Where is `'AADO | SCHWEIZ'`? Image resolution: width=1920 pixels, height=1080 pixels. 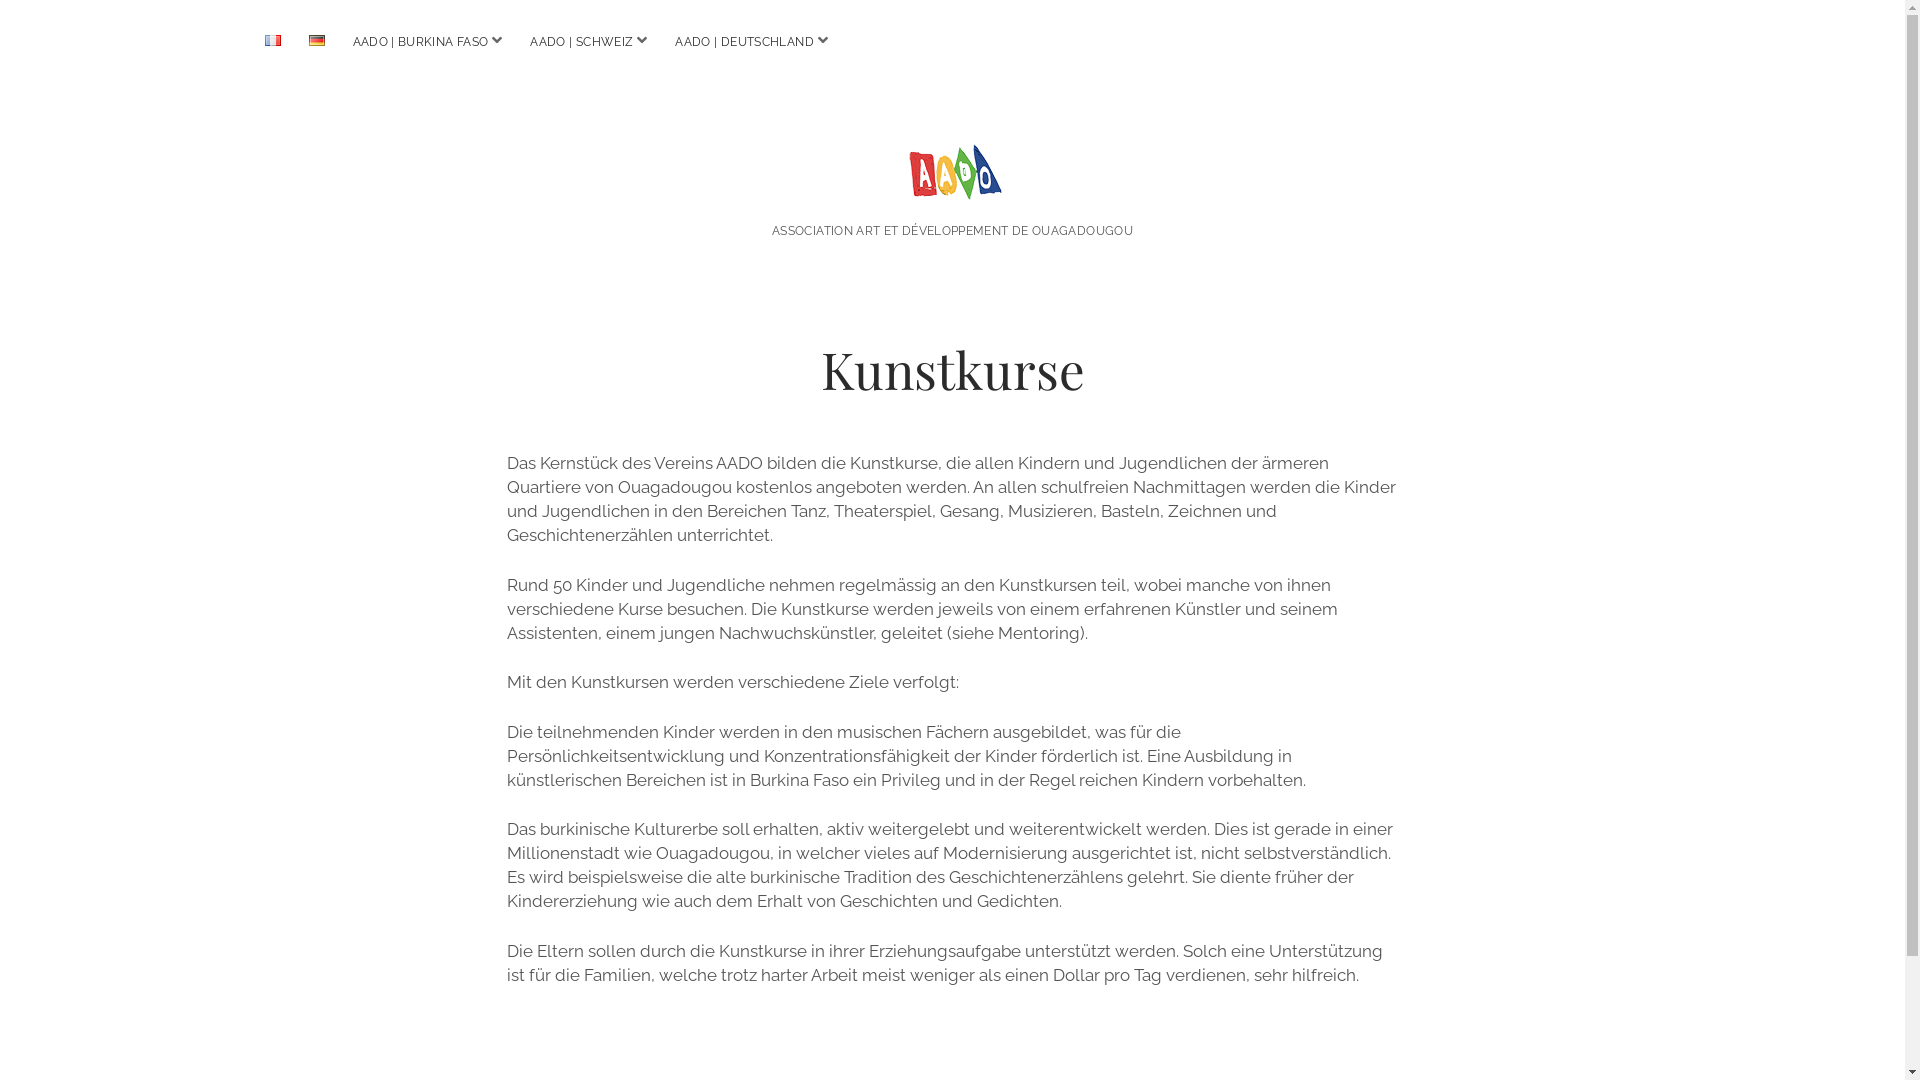 'AADO | SCHWEIZ' is located at coordinates (580, 42).